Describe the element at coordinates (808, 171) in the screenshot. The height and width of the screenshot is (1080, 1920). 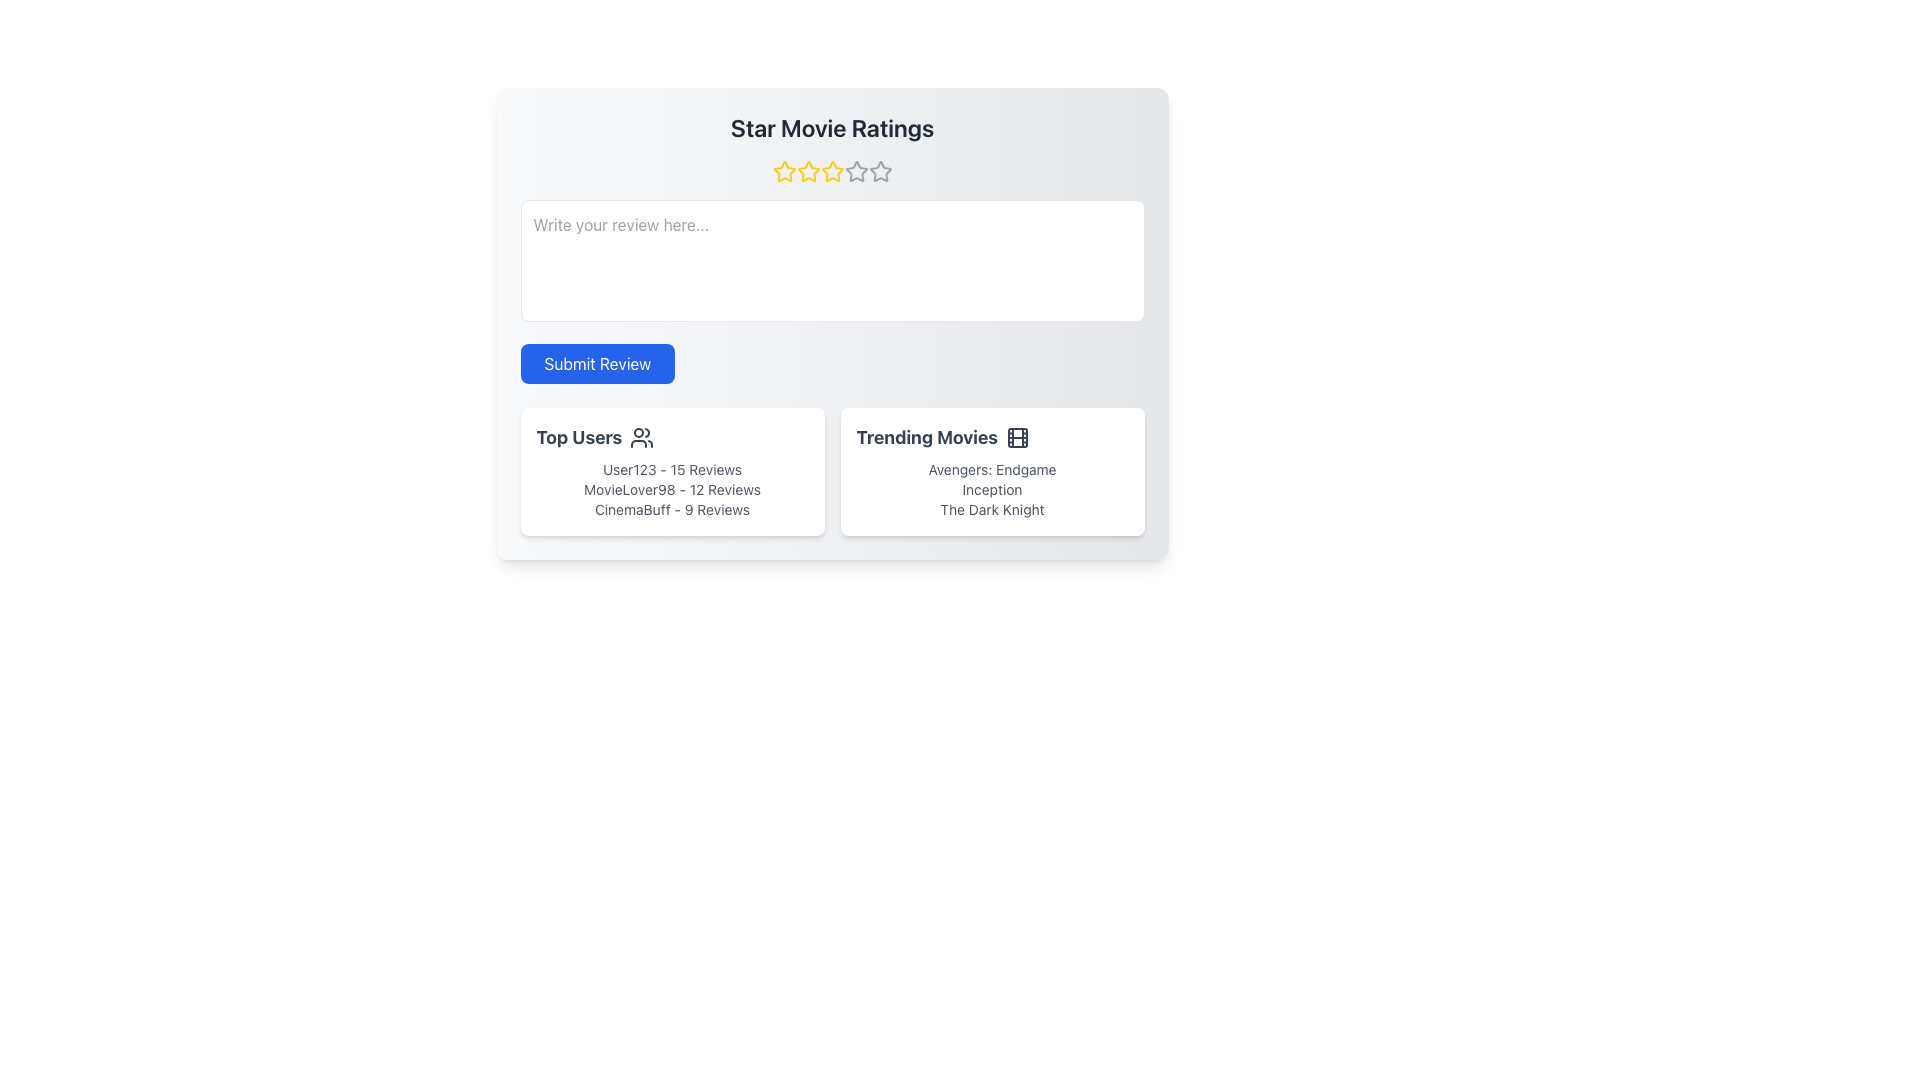
I see `the third star icon in the 'Star Movie Ratings' section, which has a yellow outline and hollow center` at that location.